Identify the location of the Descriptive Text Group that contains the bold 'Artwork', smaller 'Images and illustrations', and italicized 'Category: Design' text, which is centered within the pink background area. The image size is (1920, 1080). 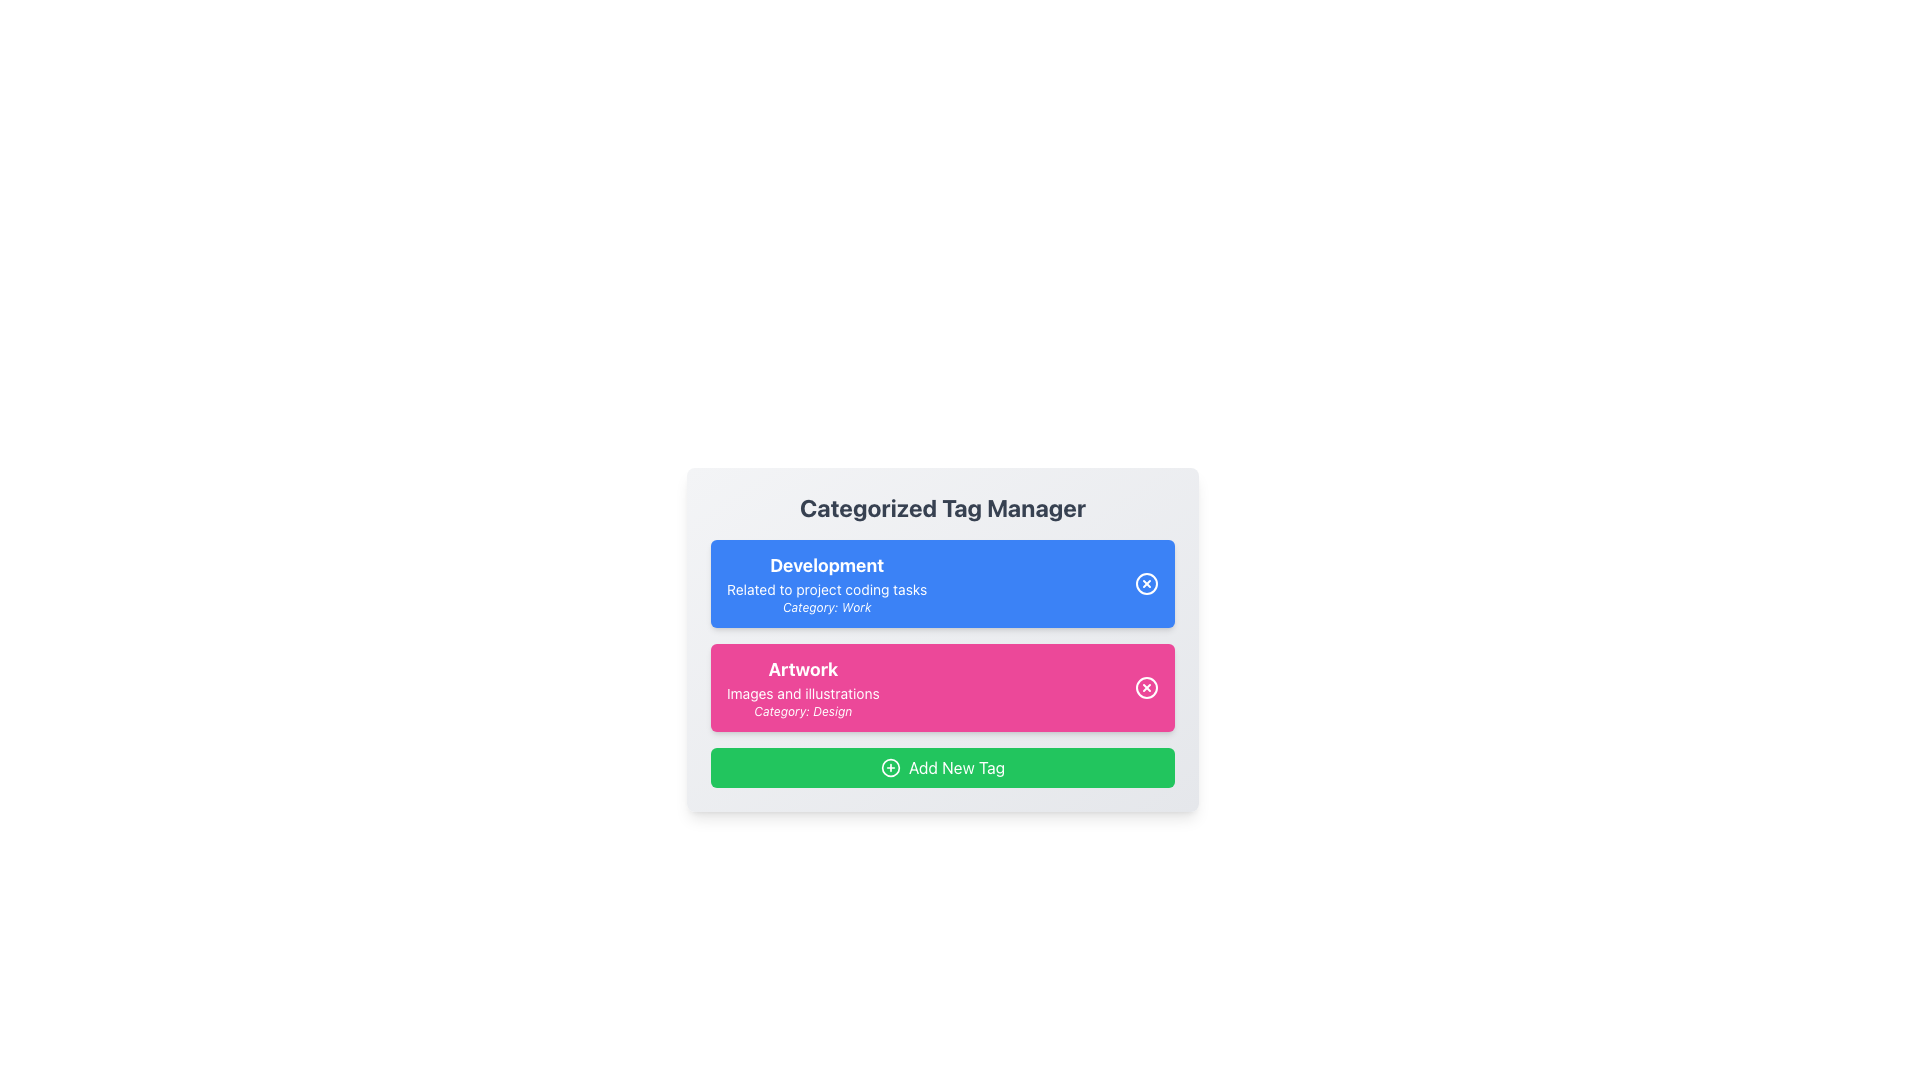
(803, 686).